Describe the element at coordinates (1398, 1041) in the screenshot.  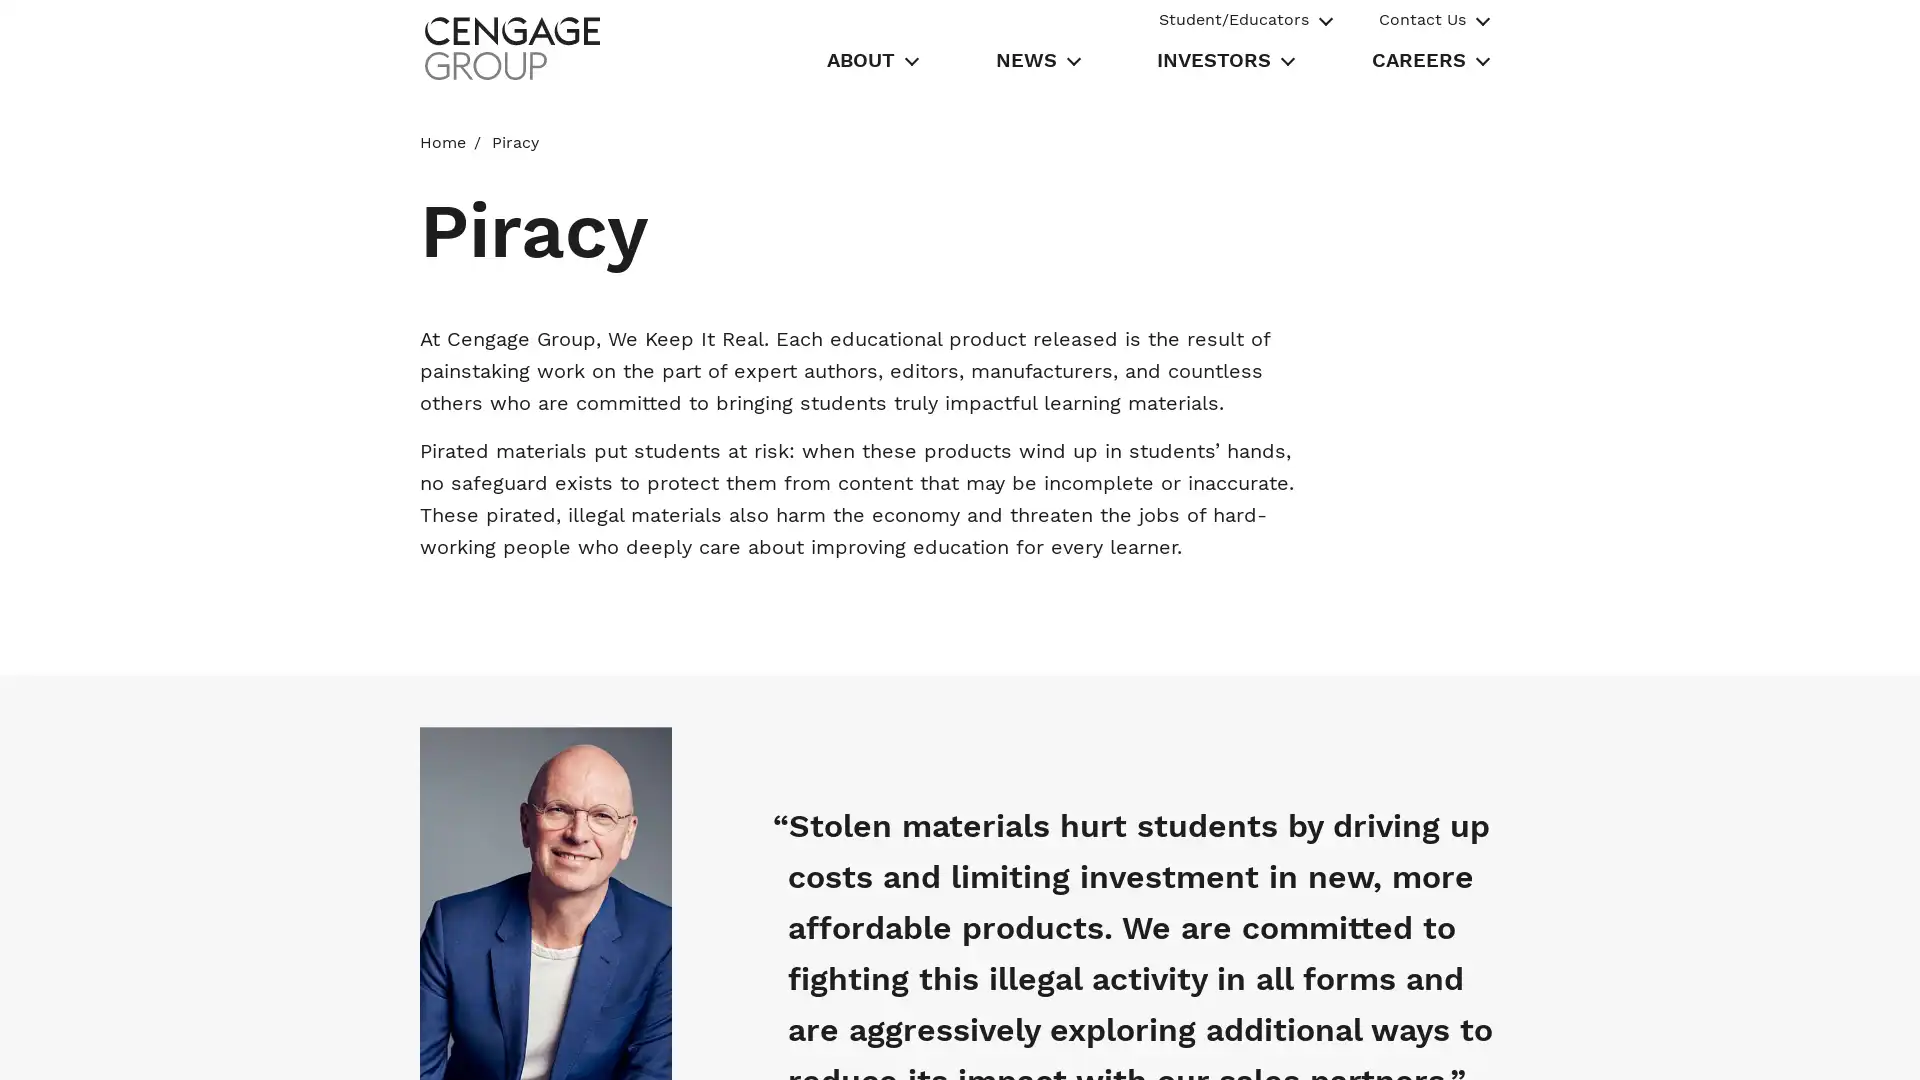
I see `Manage Options` at that location.